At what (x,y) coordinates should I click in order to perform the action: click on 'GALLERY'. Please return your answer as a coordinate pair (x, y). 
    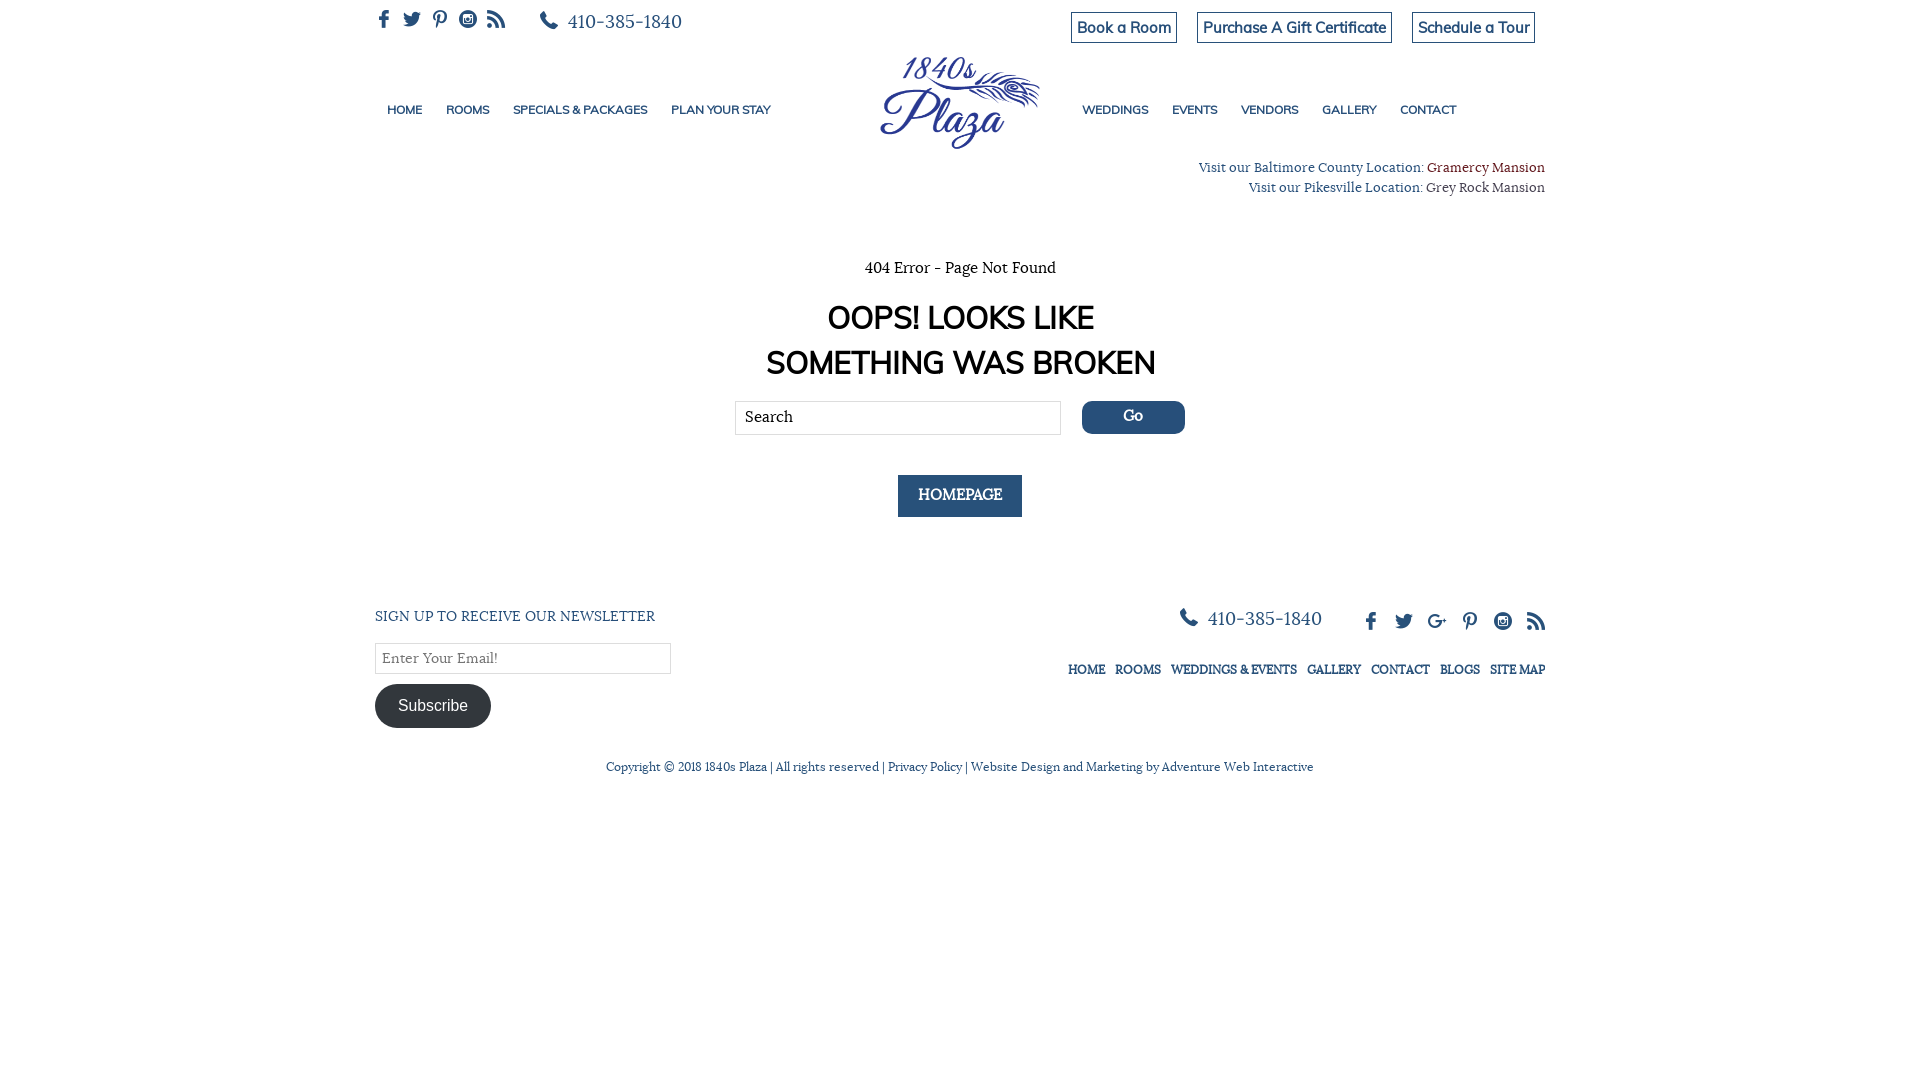
    Looking at the image, I should click on (1348, 110).